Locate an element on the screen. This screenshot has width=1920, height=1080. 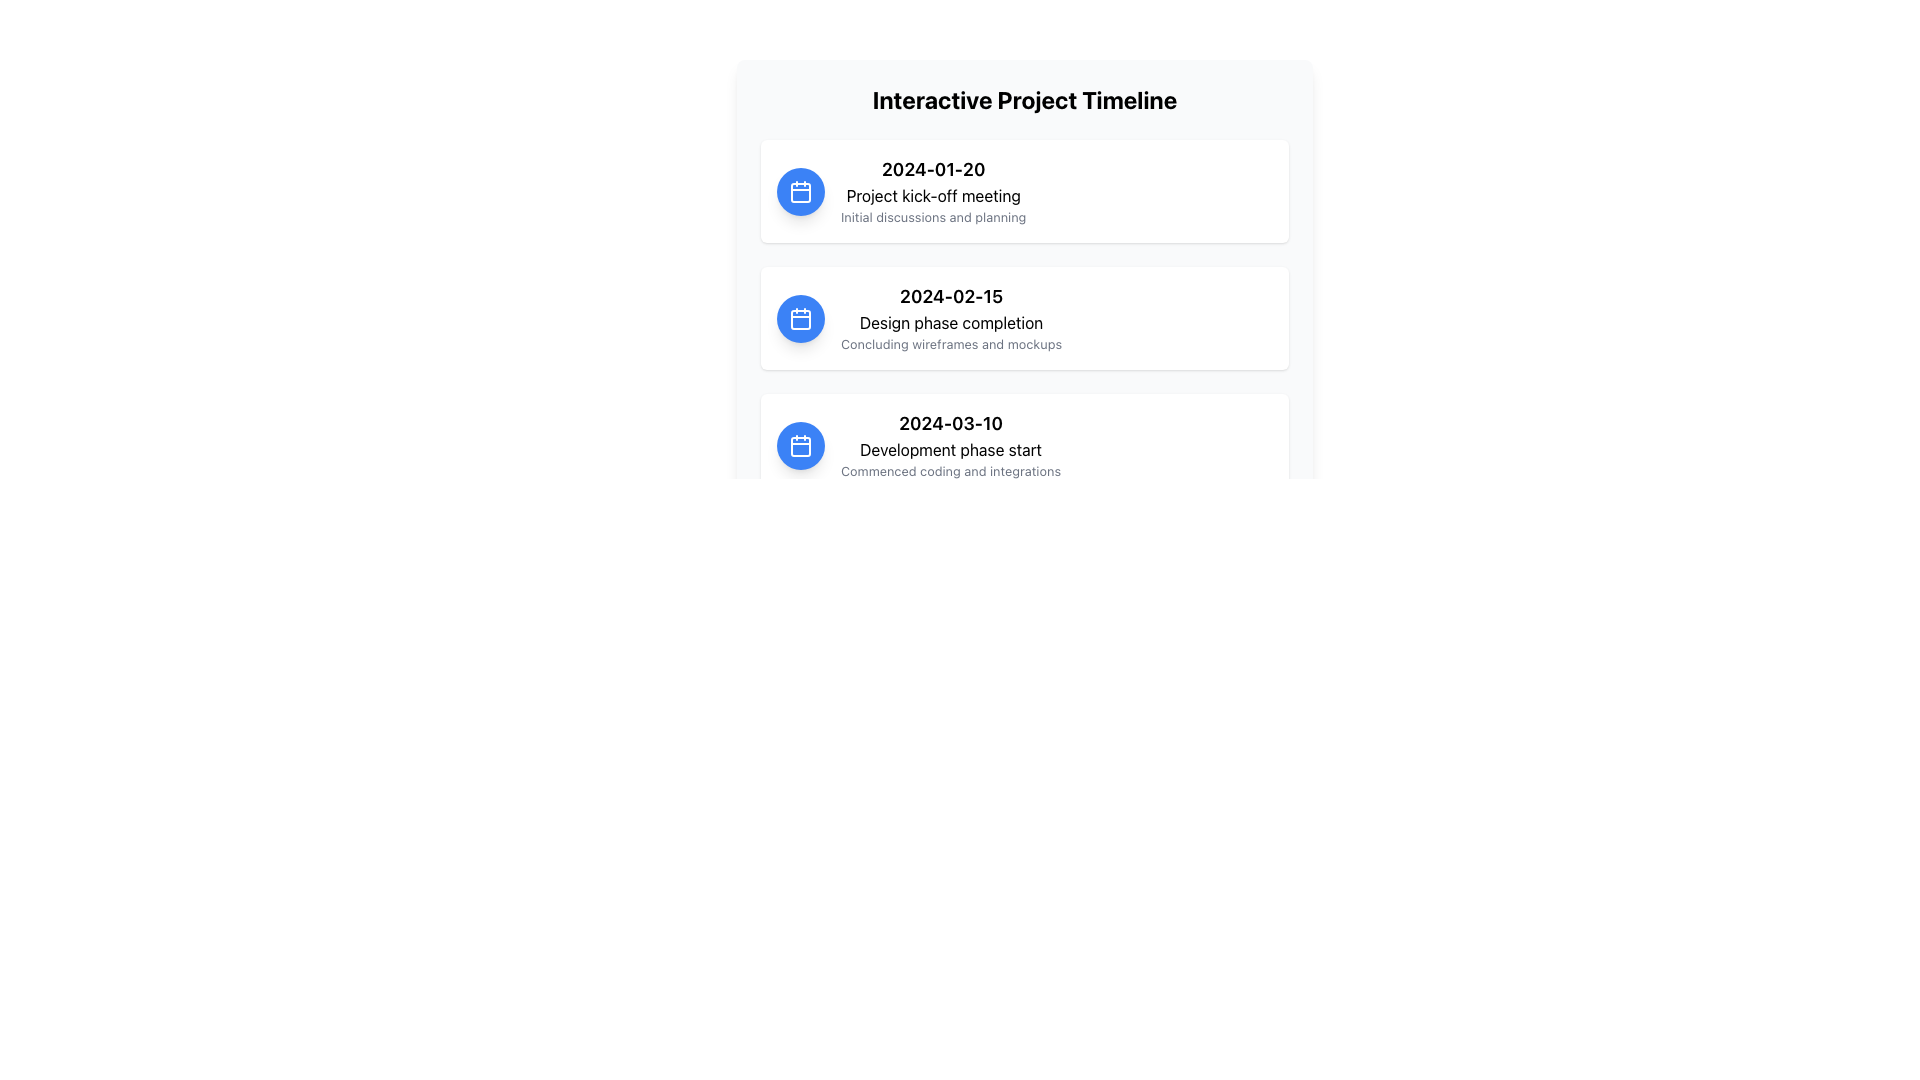
title text of the milestone located between the date '2024-02-15' and the description 'Concluding wireframes and mockups' in the timeline is located at coordinates (950, 322).